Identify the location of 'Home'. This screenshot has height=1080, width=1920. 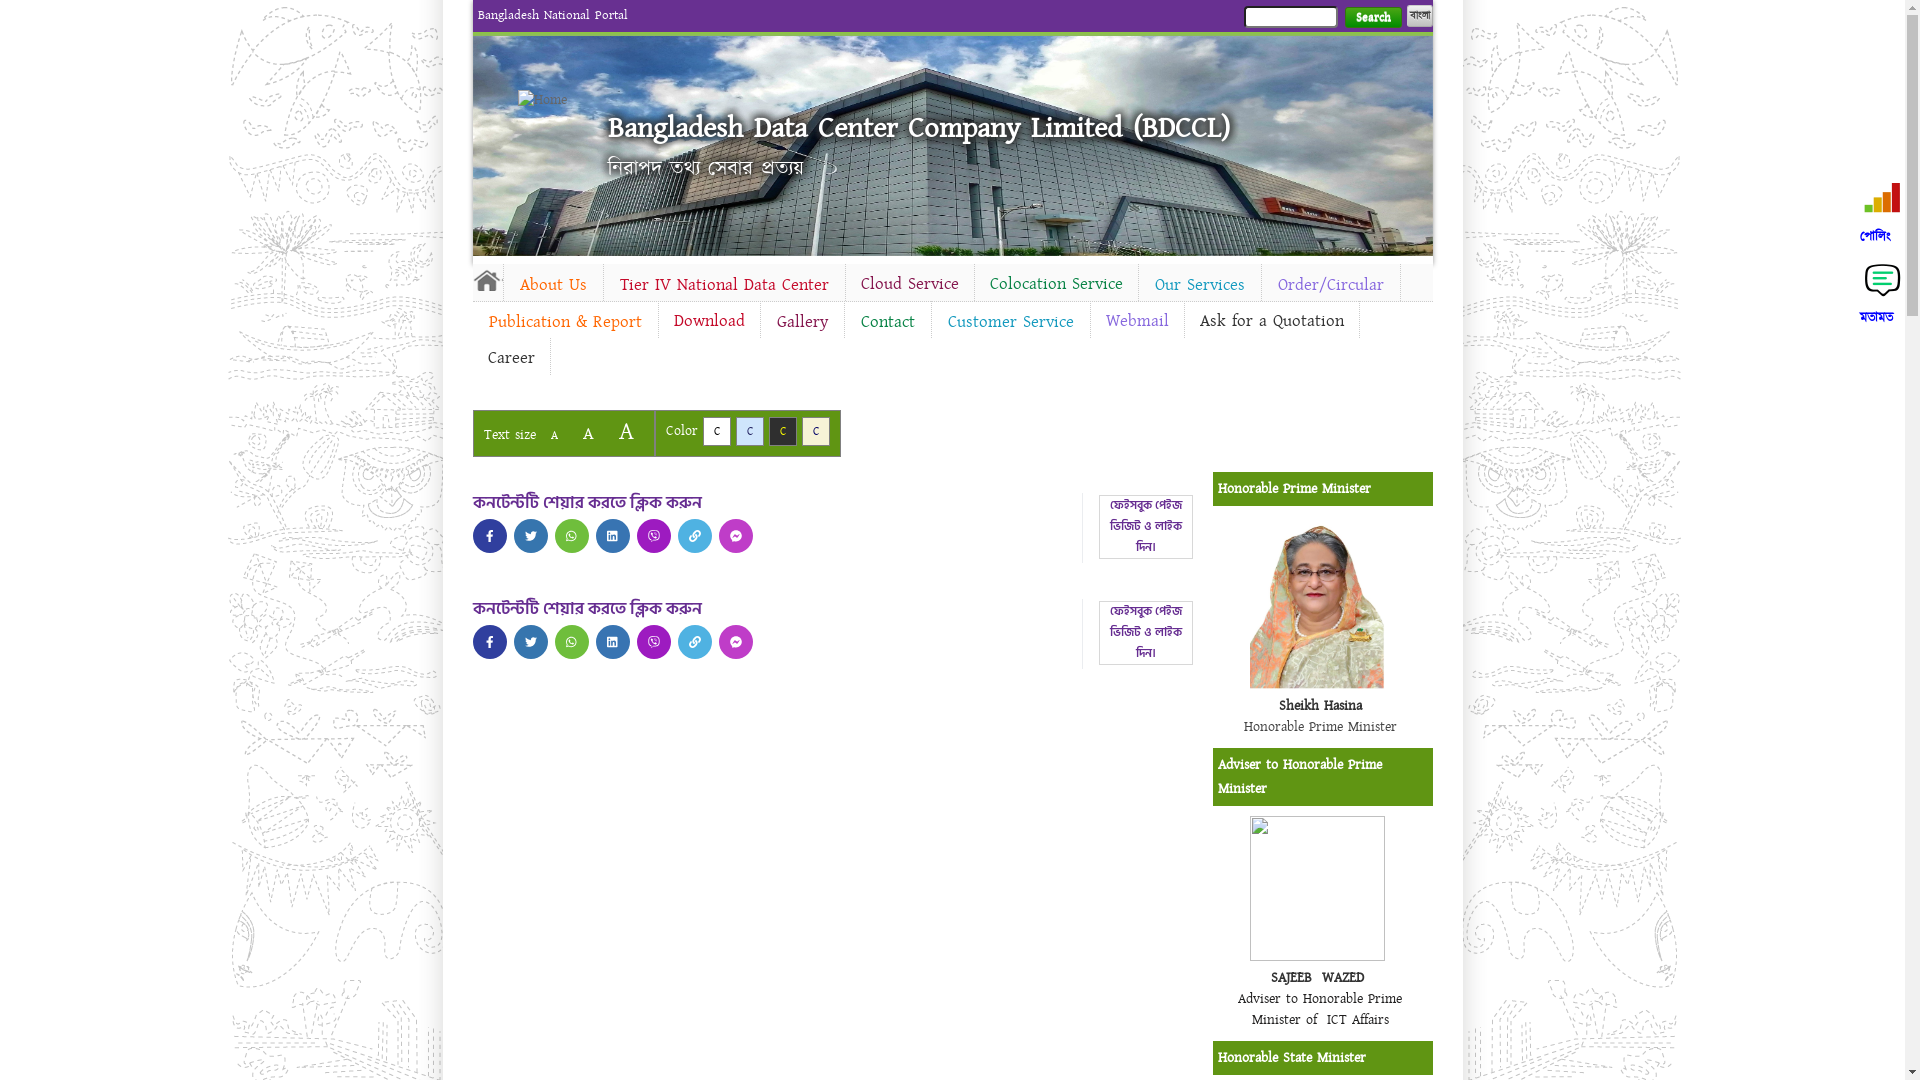
(486, 280).